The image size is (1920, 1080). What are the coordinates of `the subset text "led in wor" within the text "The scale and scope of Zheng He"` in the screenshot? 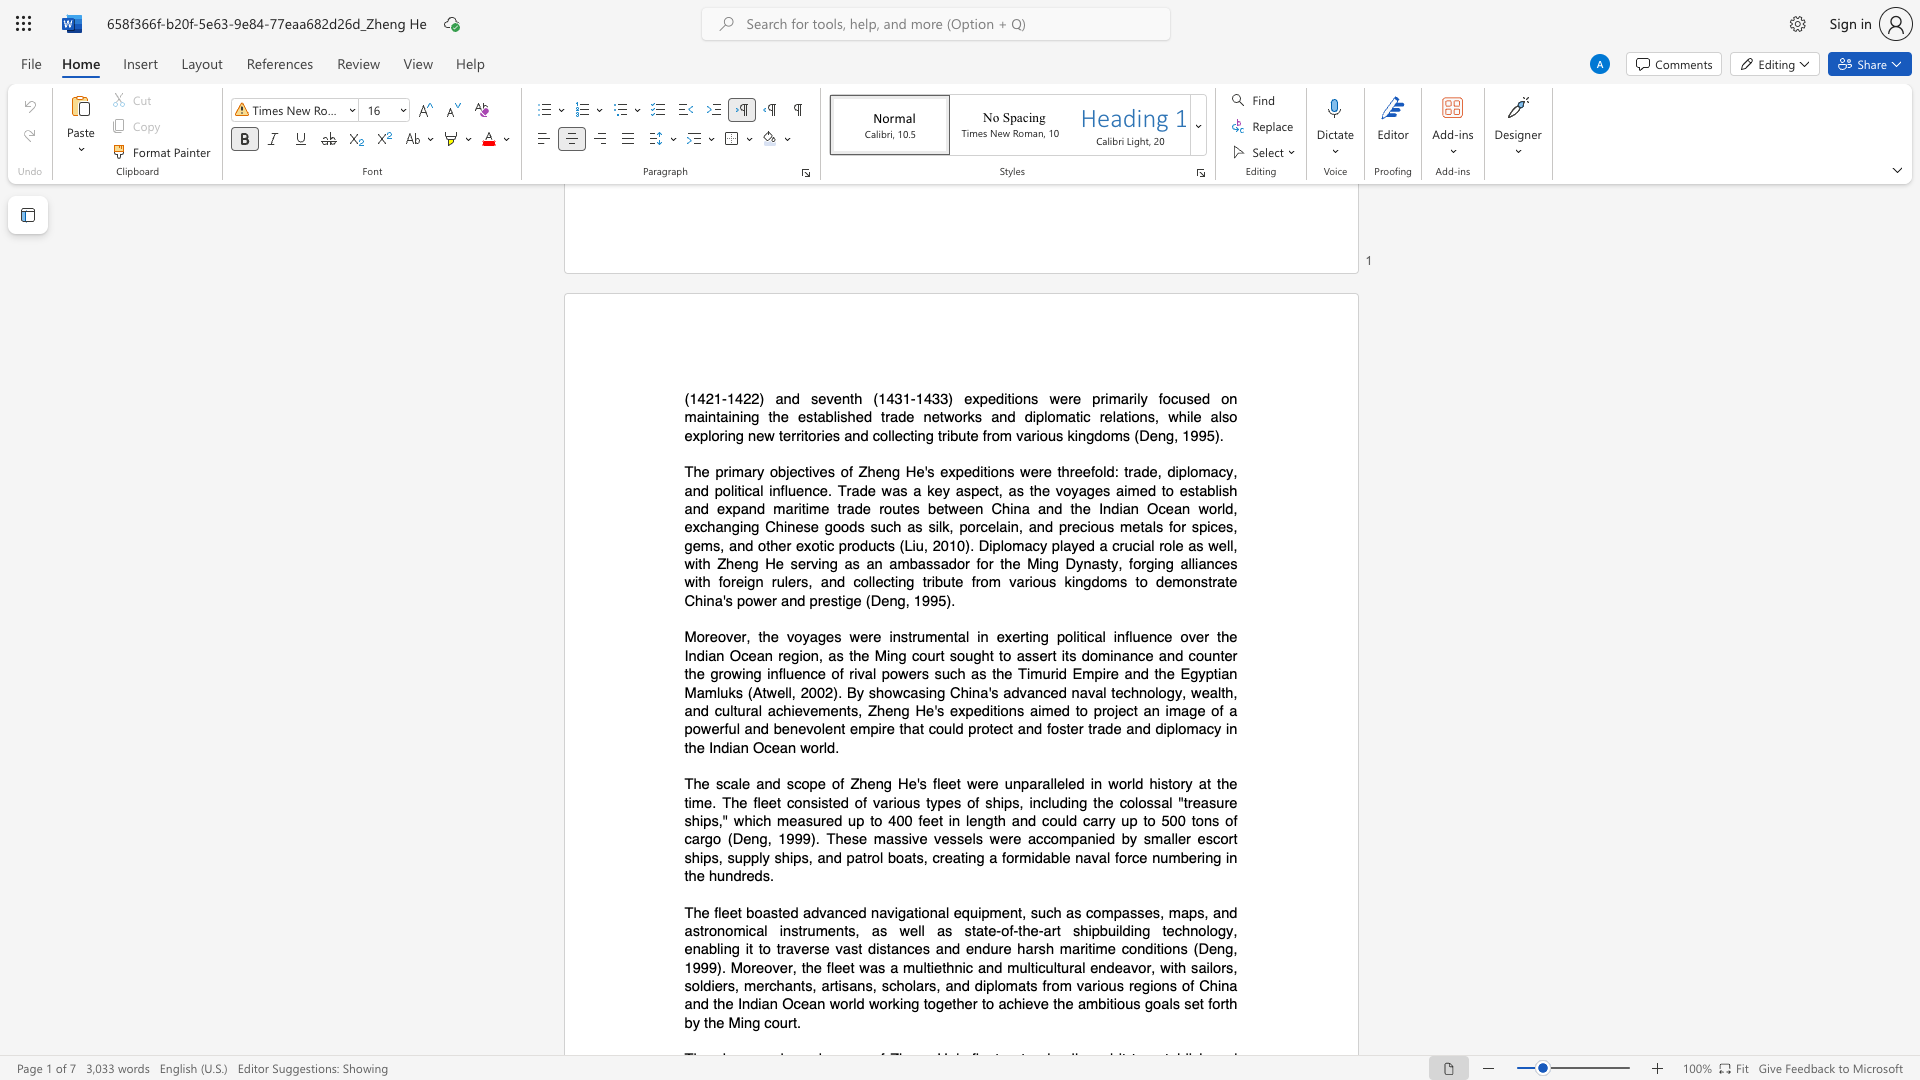 It's located at (1064, 783).